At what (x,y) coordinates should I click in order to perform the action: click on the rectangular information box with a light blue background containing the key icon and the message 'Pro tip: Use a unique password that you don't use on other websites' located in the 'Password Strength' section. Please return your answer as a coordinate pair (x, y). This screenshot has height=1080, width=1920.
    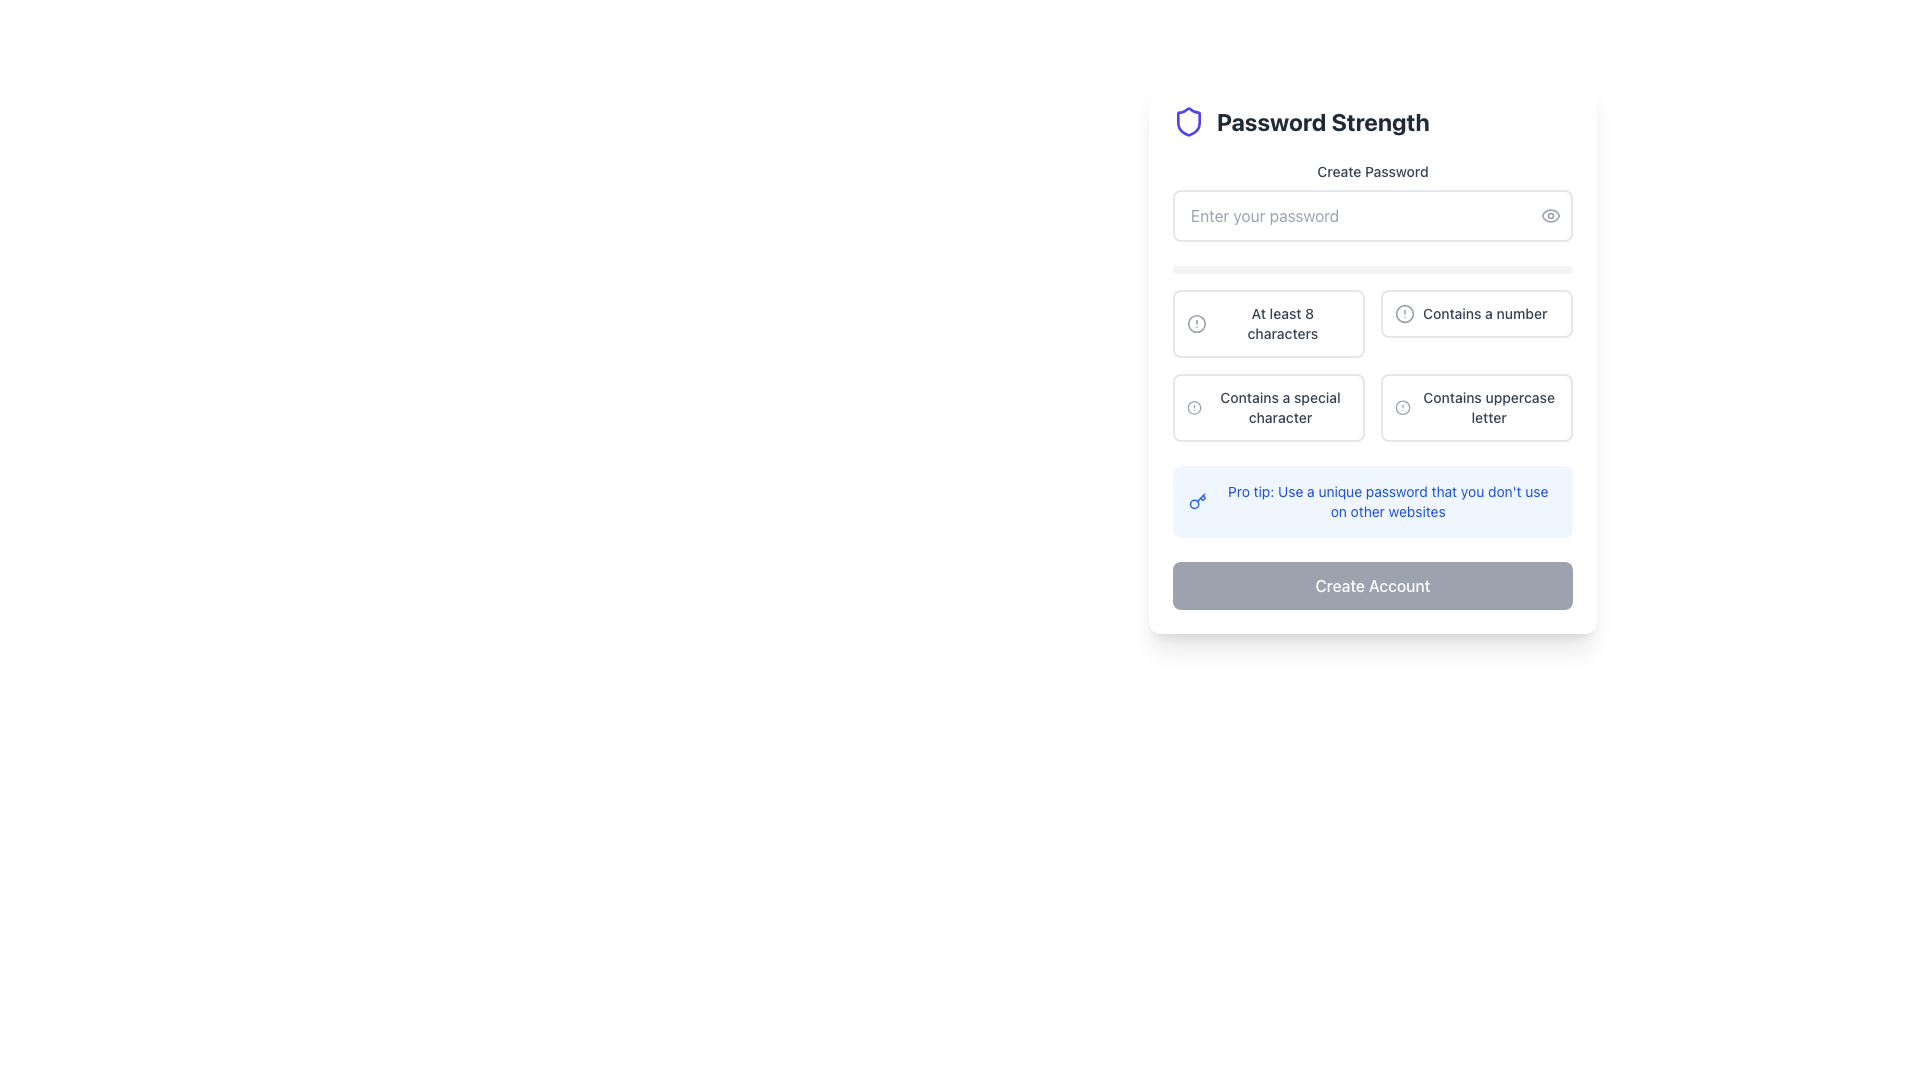
    Looking at the image, I should click on (1371, 500).